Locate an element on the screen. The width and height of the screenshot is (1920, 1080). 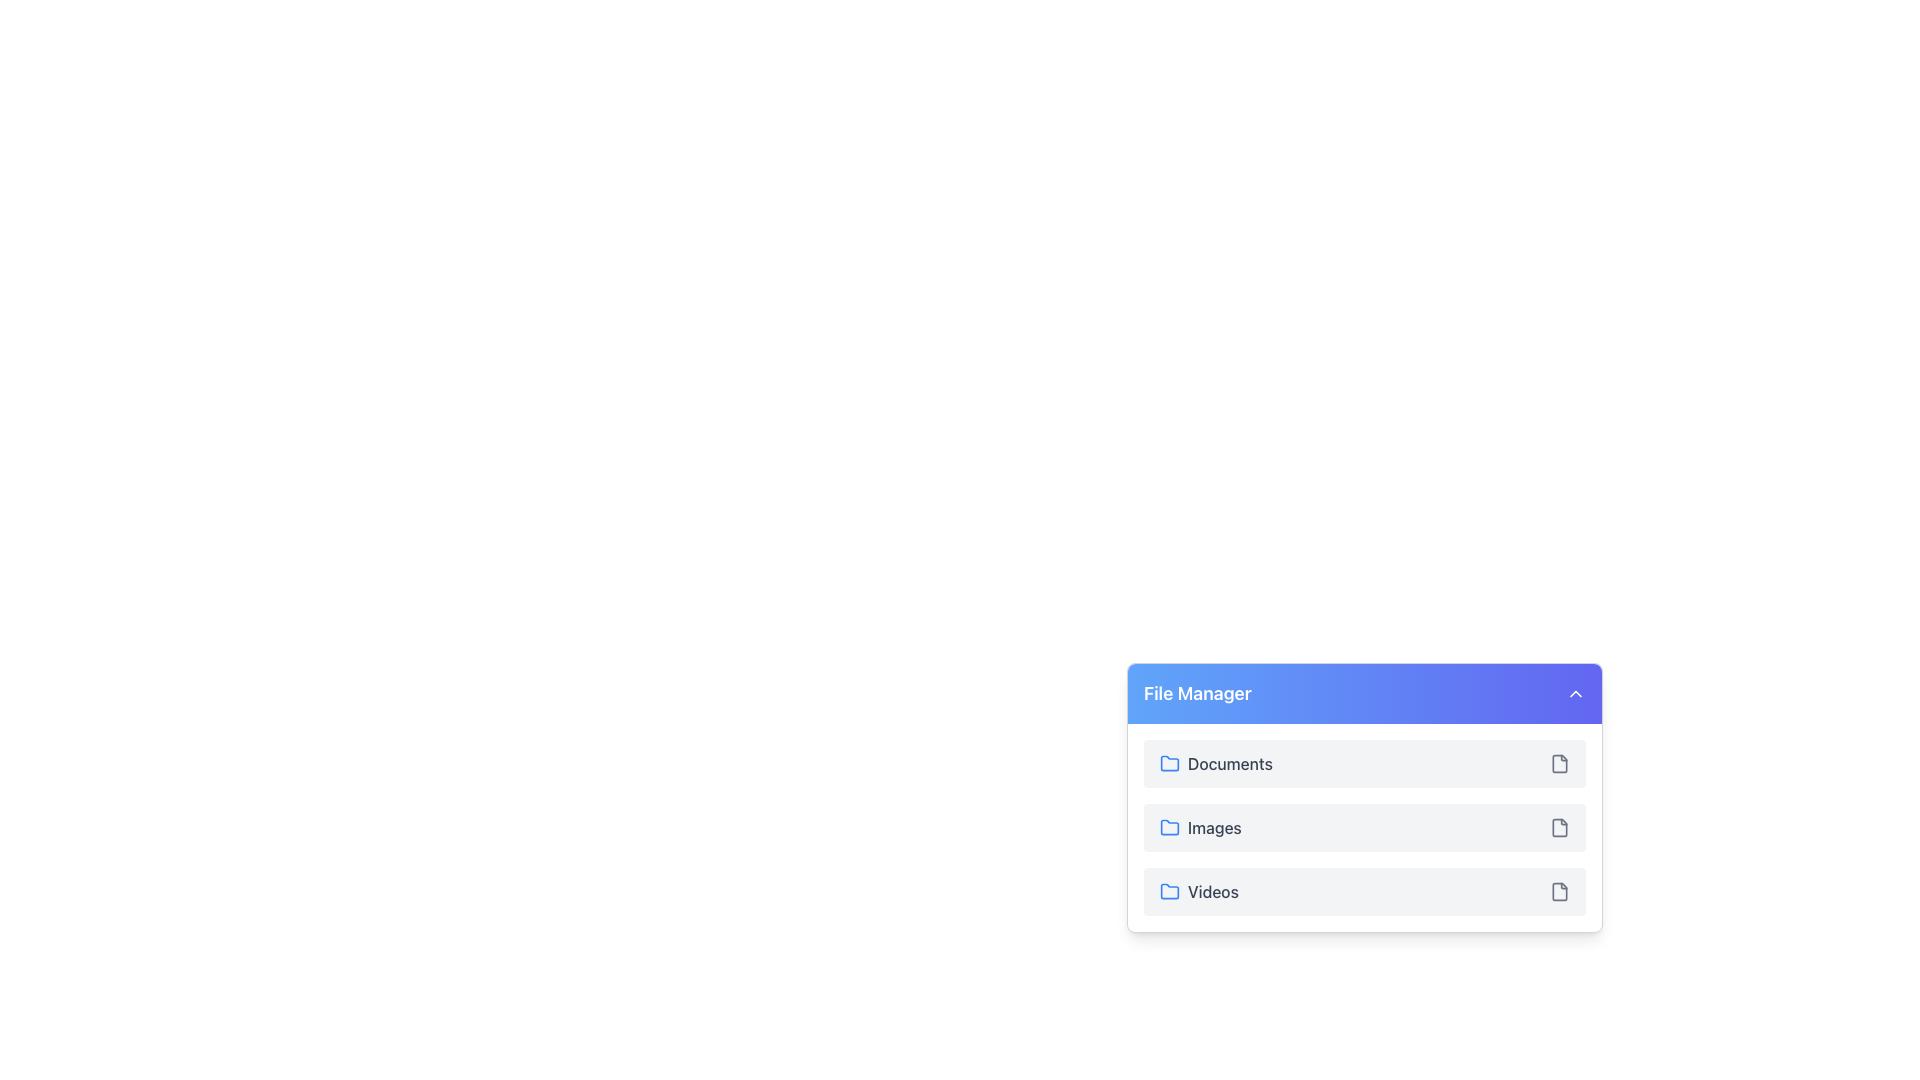
the blue folder icon located next to the 'Images' text label is located at coordinates (1170, 828).